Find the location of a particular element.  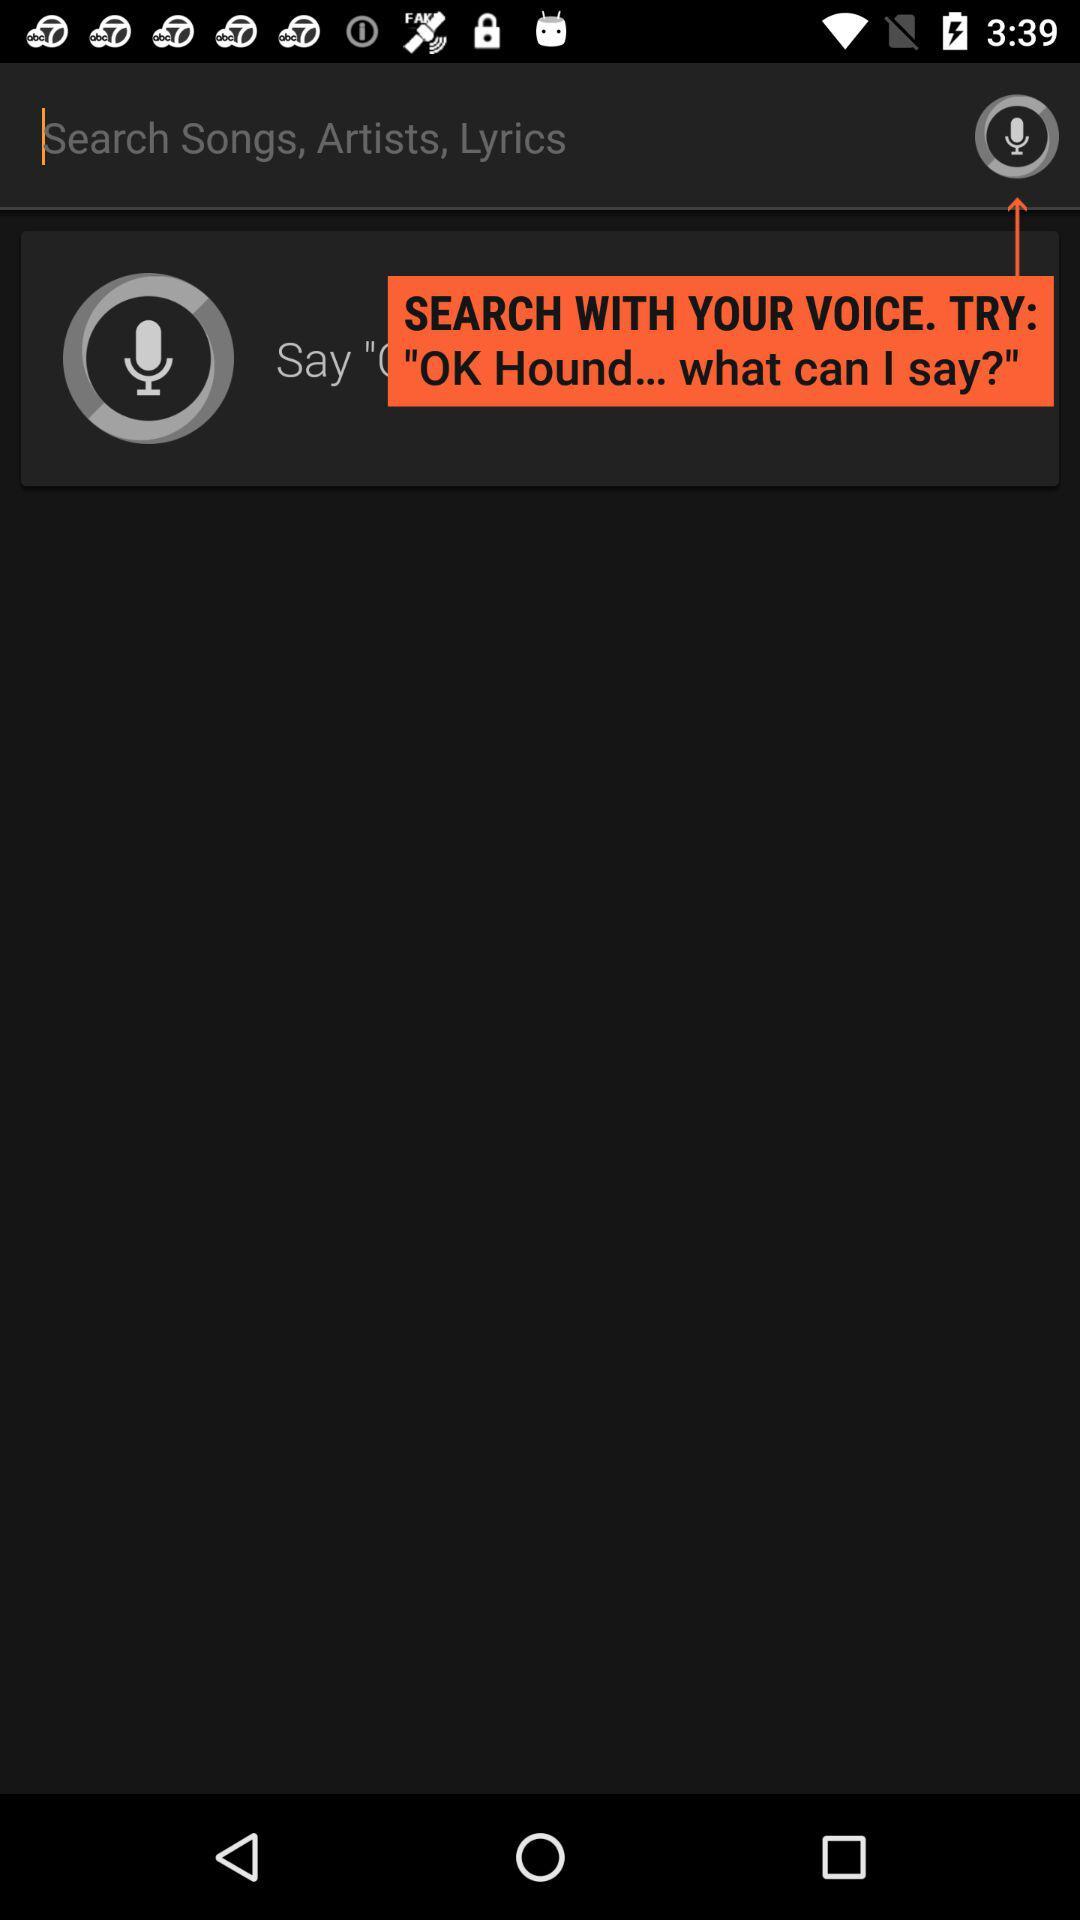

the microphone icon is located at coordinates (1017, 135).